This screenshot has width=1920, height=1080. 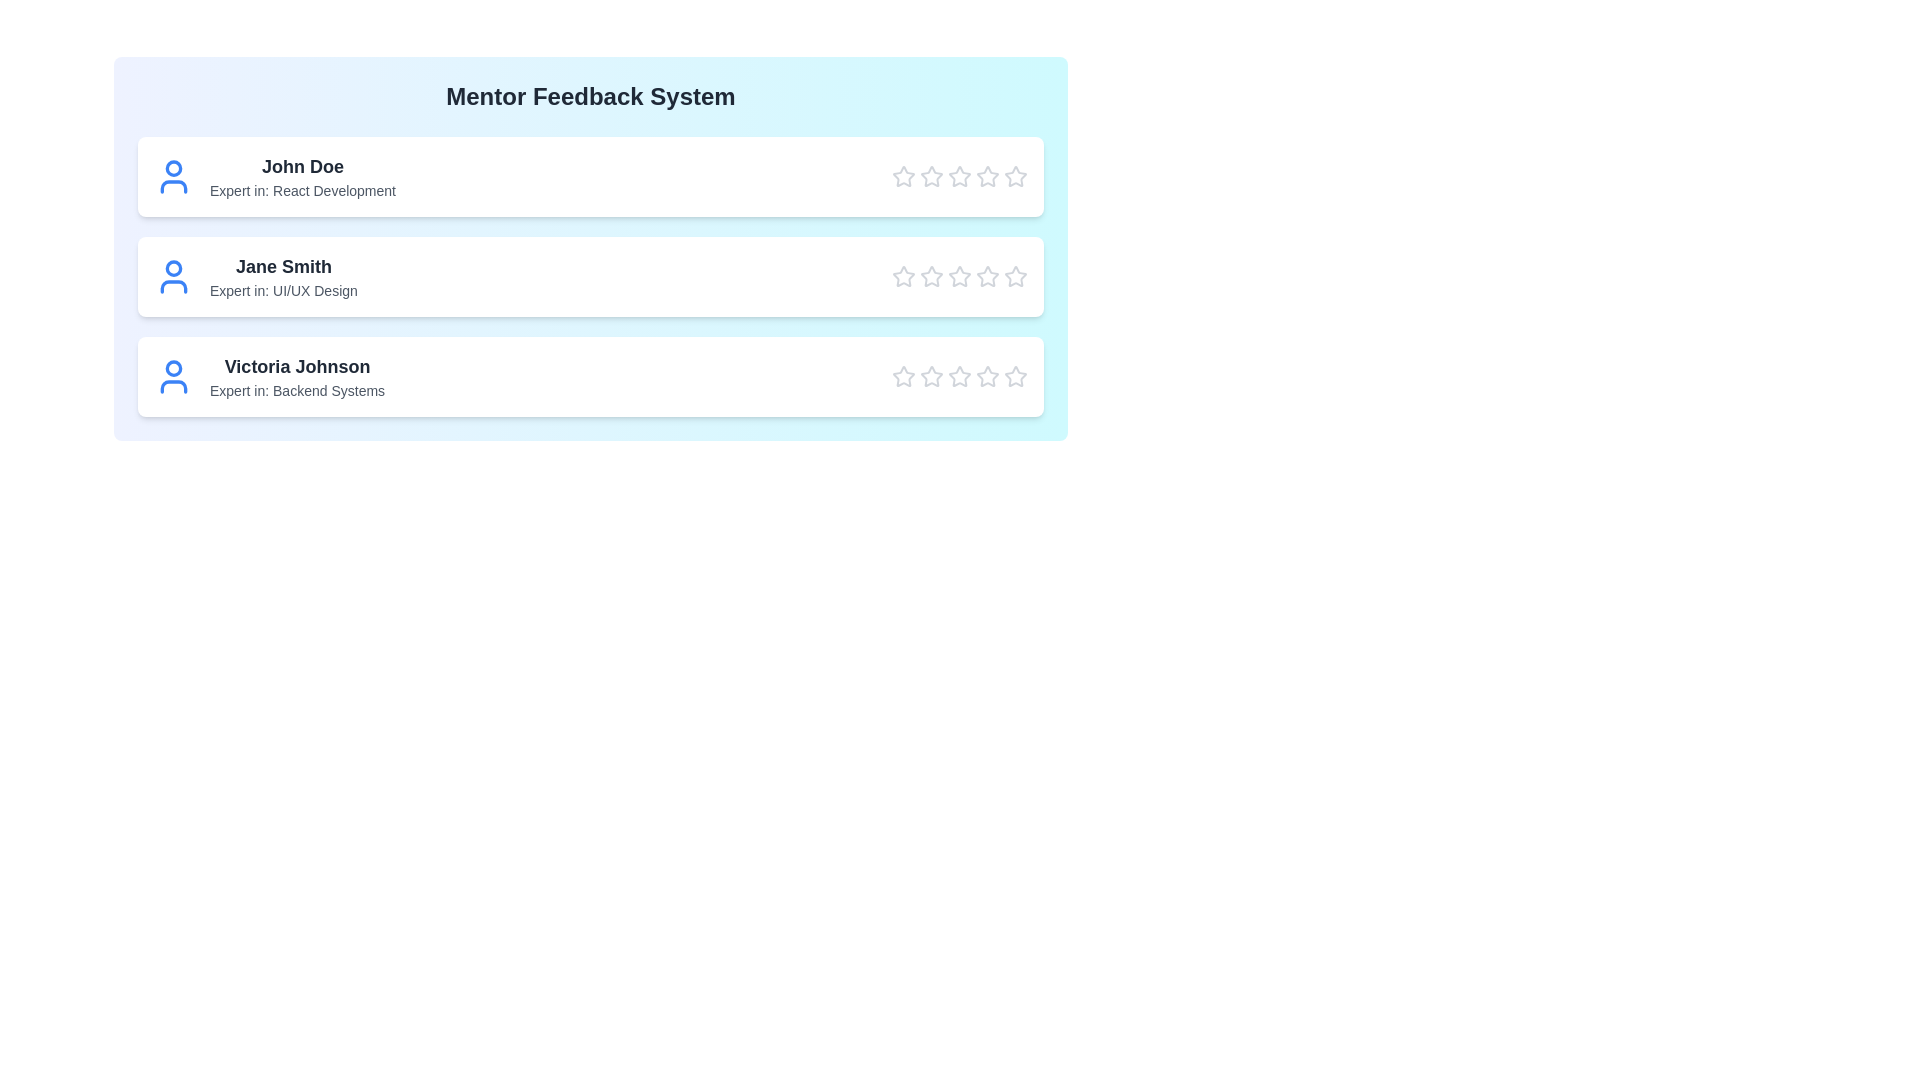 What do you see at coordinates (296, 366) in the screenshot?
I see `the mentor's profile area to view their details. The parameter Victoria Johnson determines which mentor's profile is clicked` at bounding box center [296, 366].